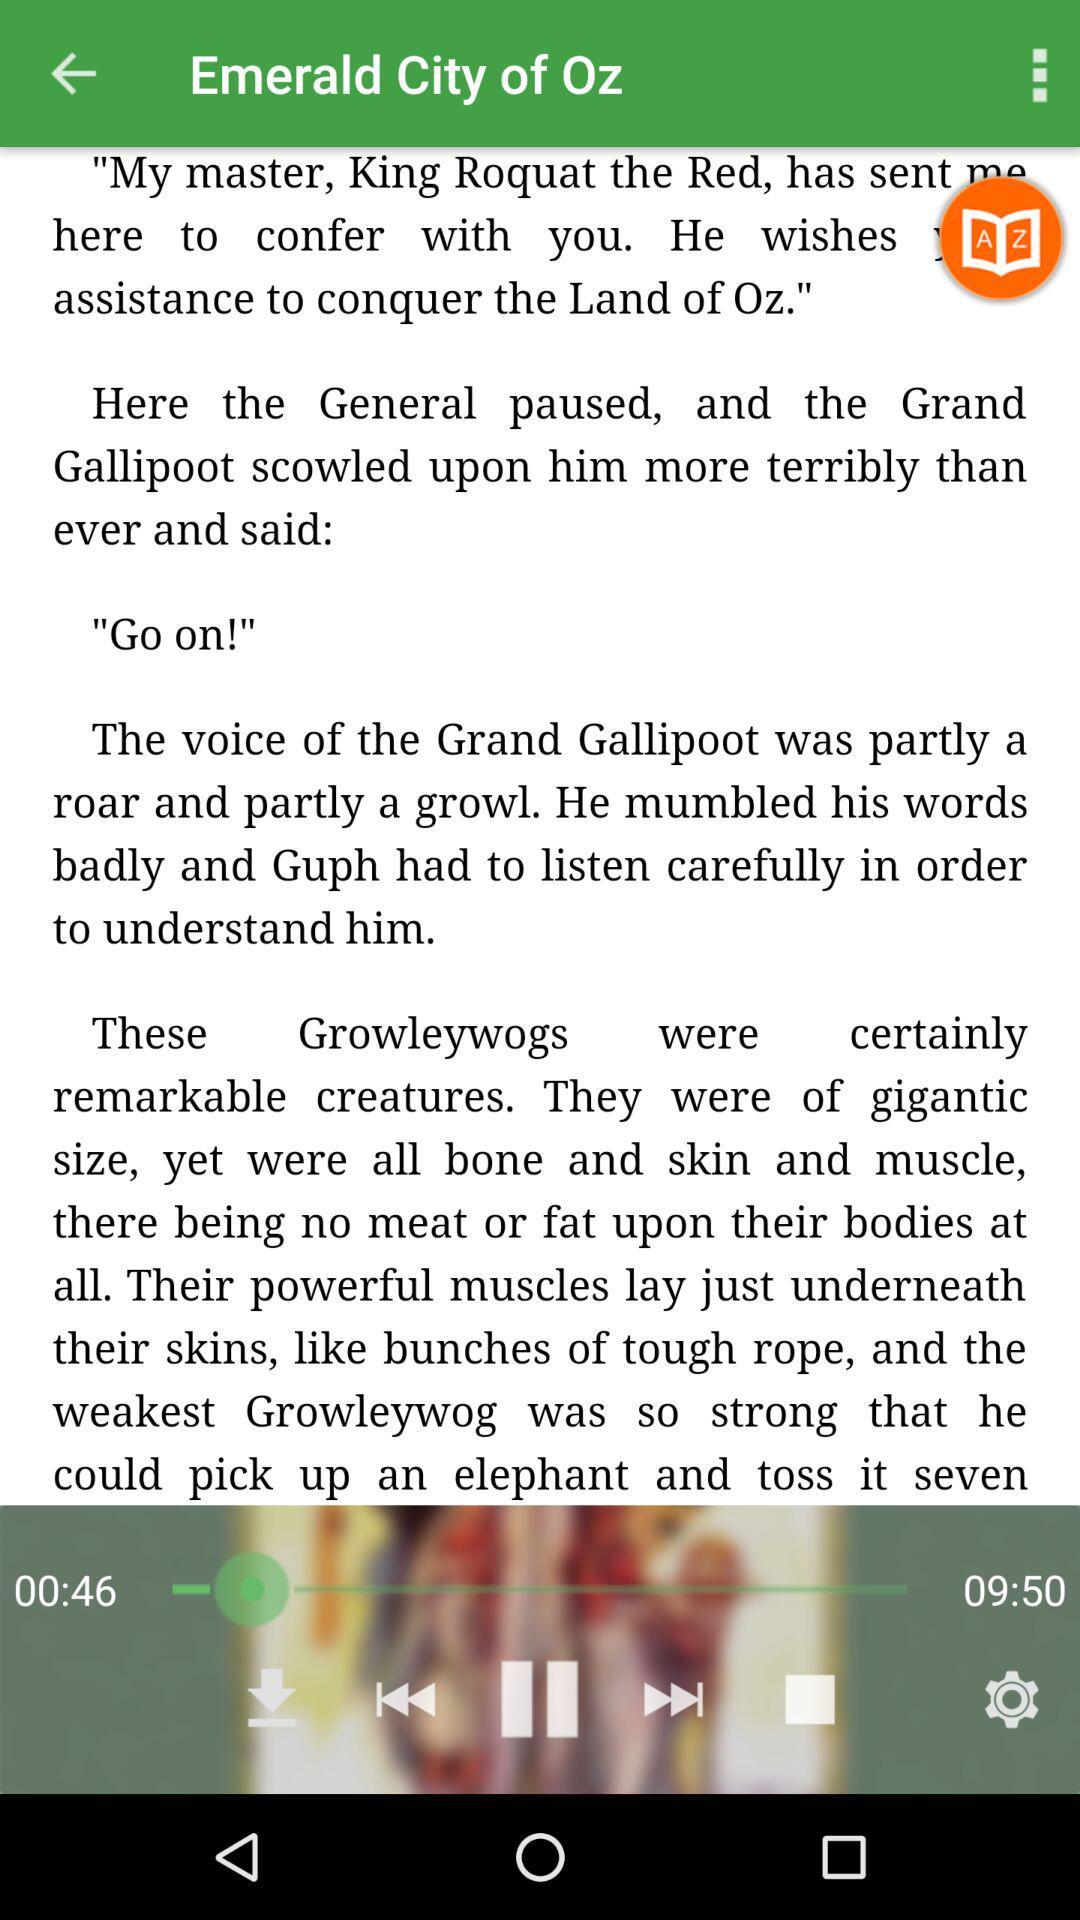 This screenshot has width=1080, height=1920. Describe the element at coordinates (1011, 1698) in the screenshot. I see `the settings icon` at that location.